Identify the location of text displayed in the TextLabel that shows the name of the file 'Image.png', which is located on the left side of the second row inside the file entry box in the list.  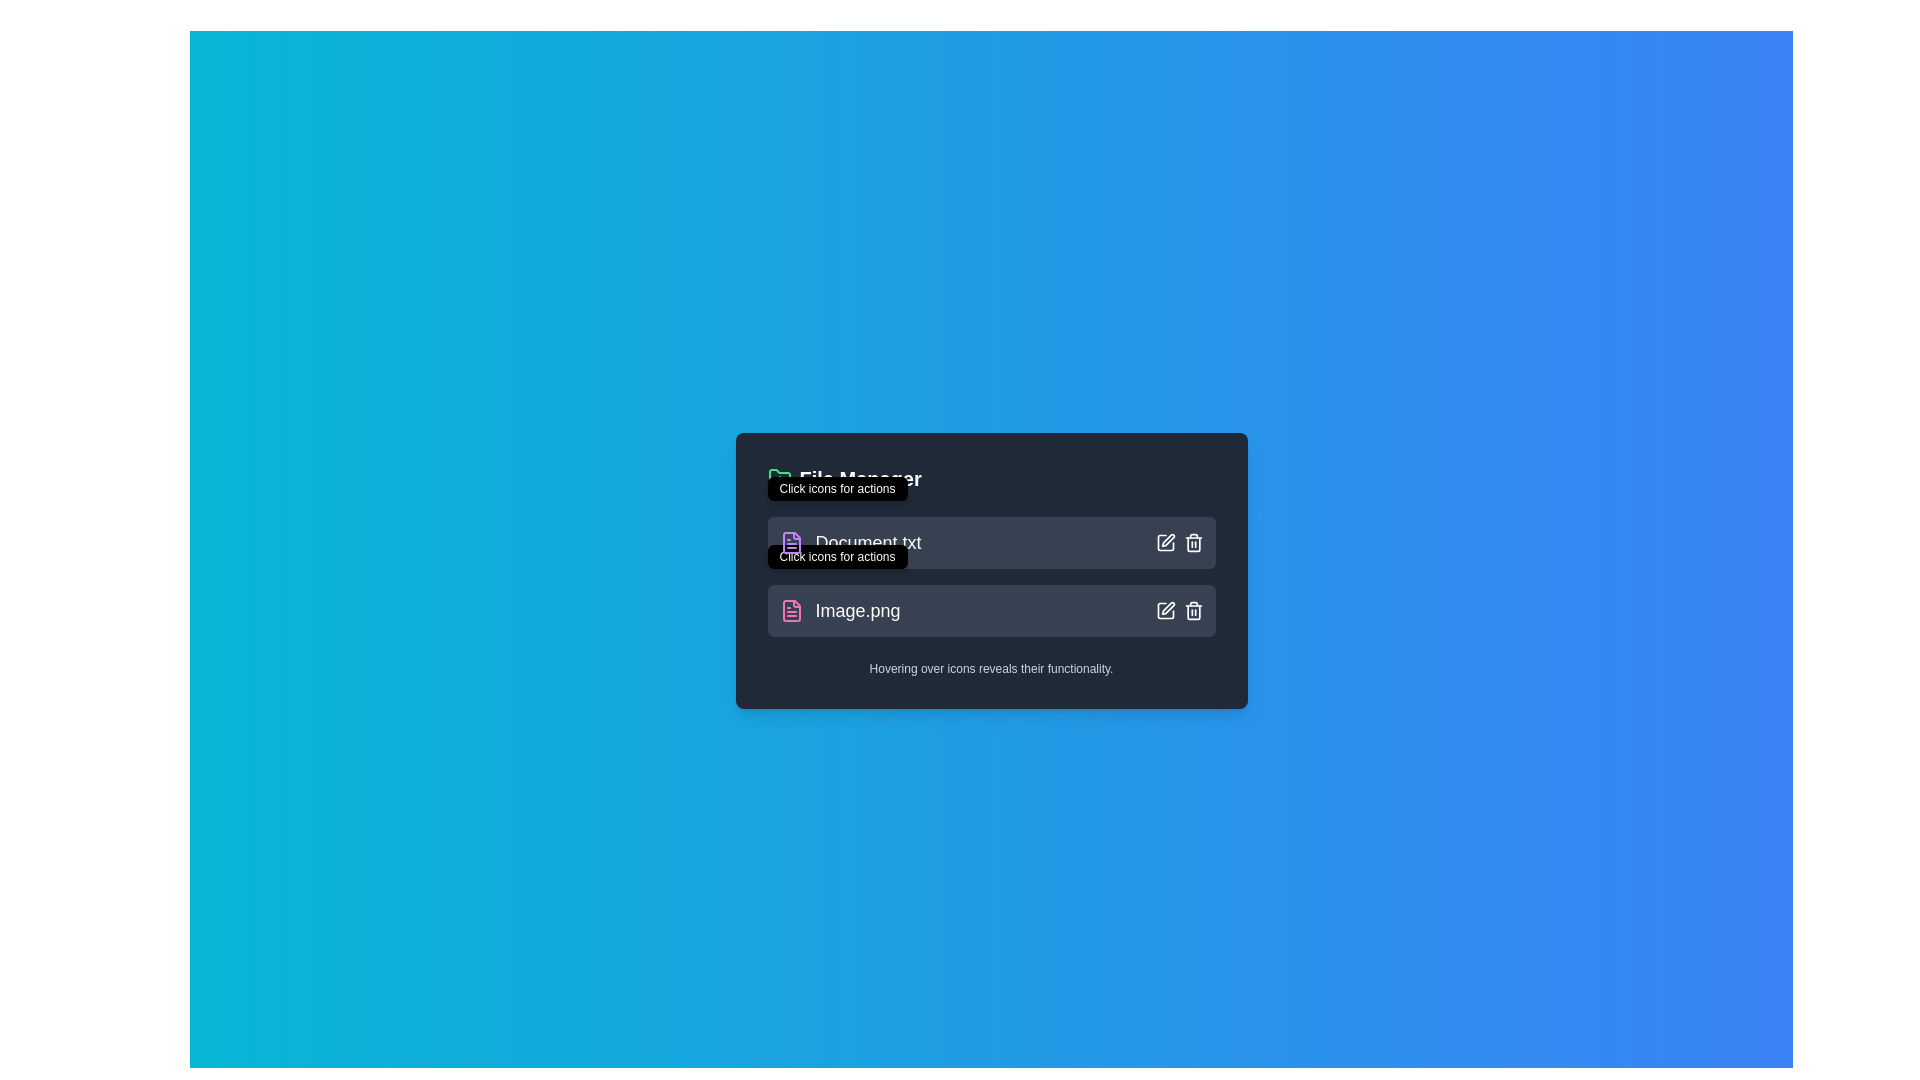
(858, 609).